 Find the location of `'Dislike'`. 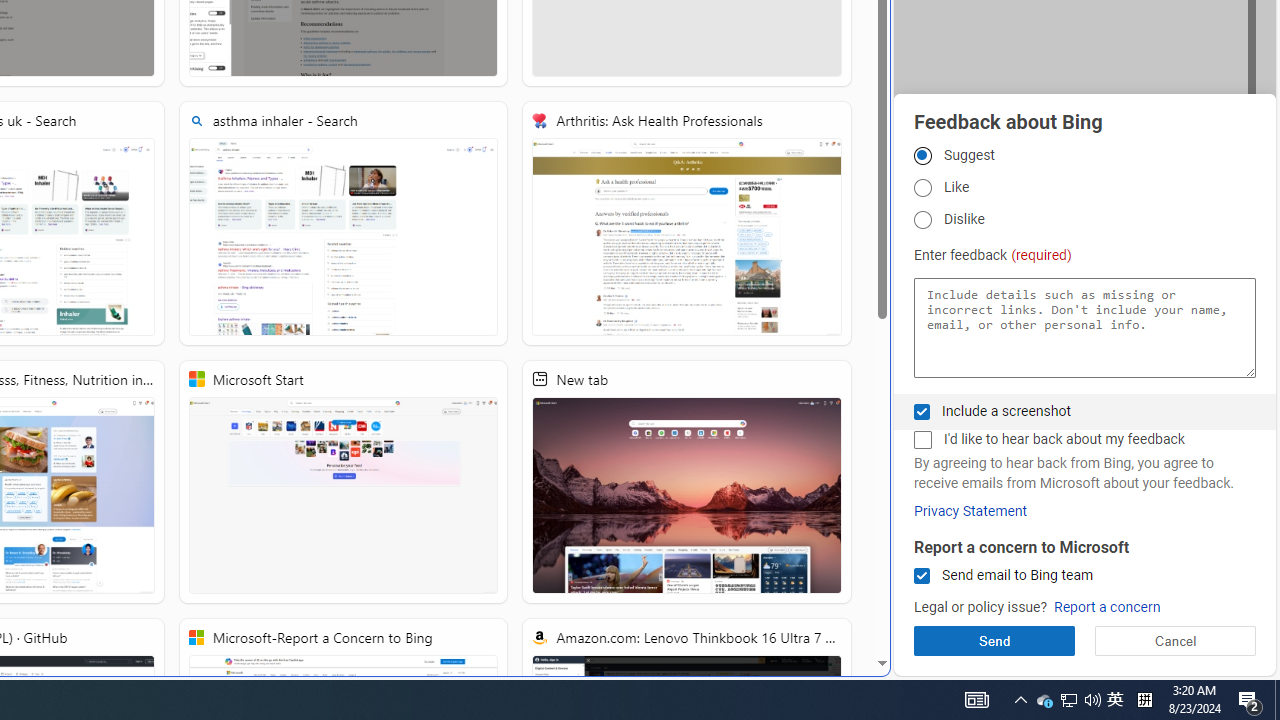

'Dislike' is located at coordinates (921, 219).